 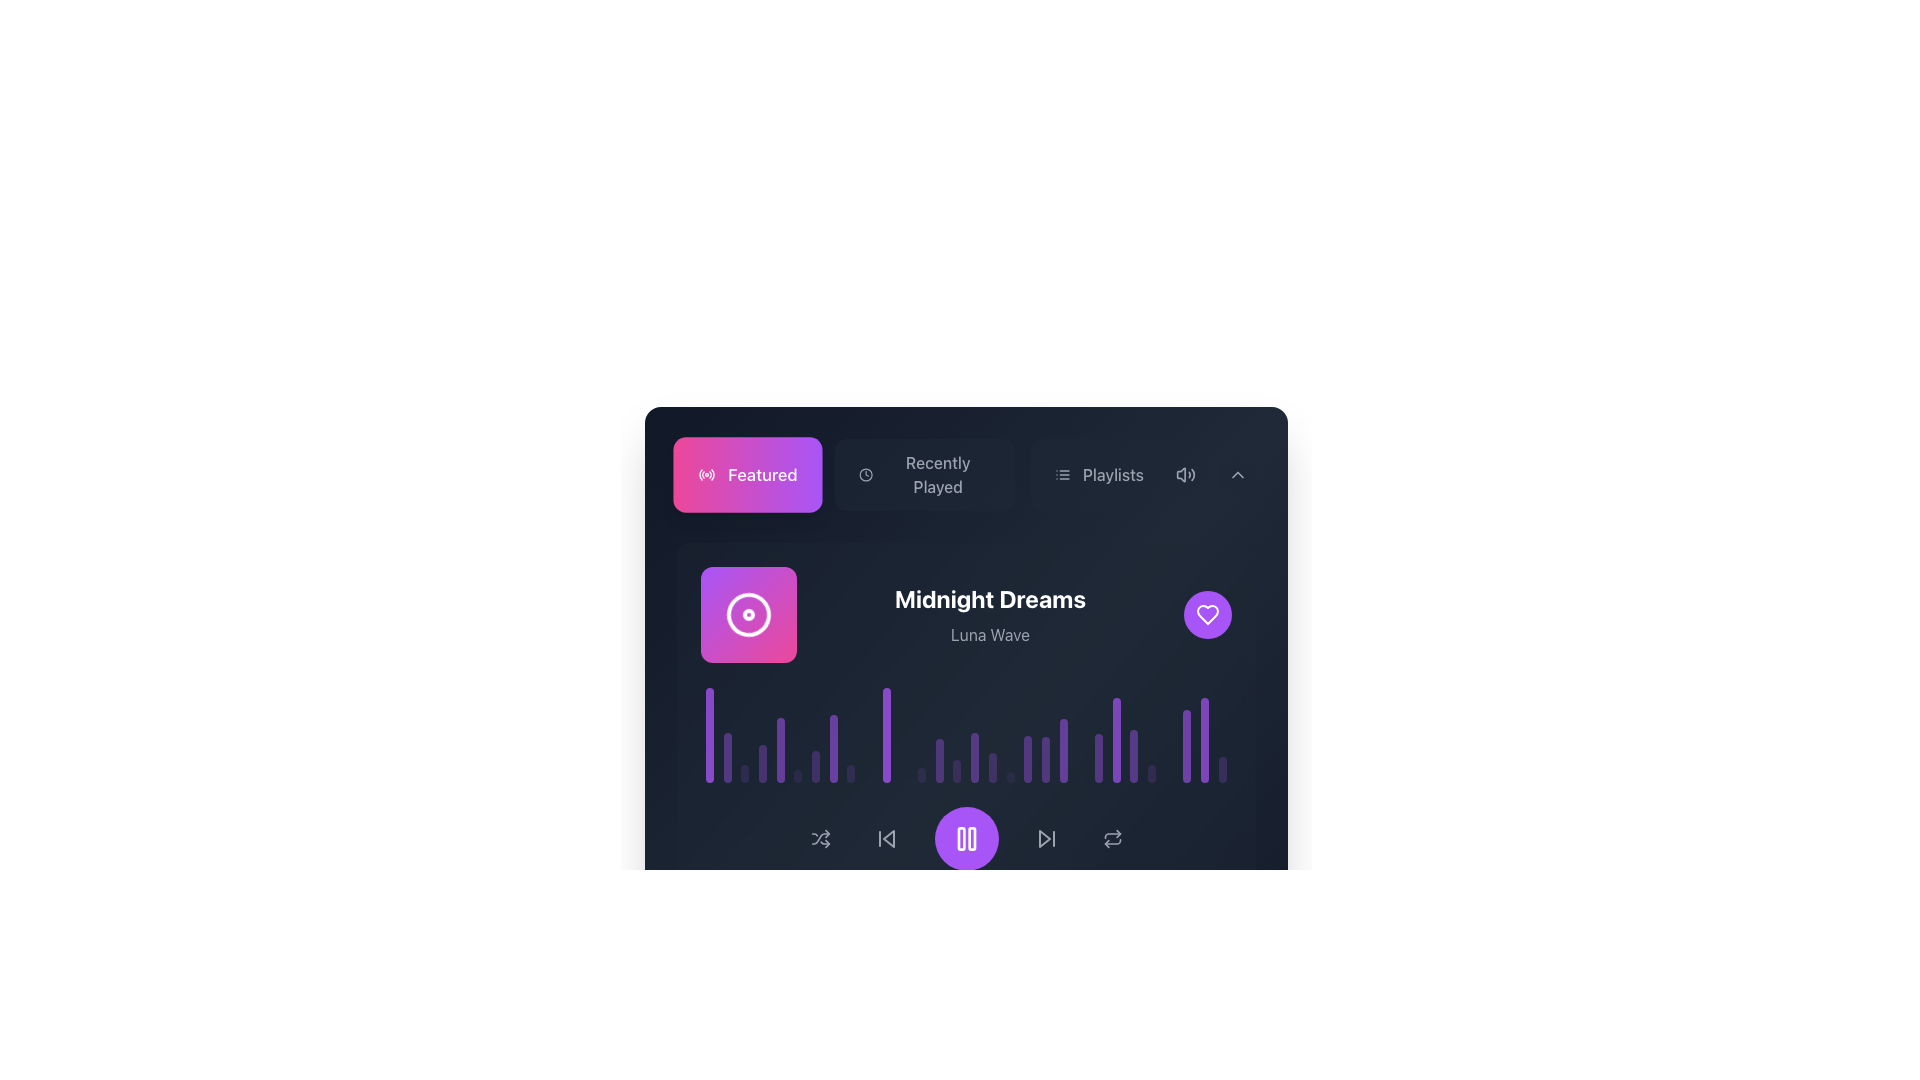 What do you see at coordinates (833, 748) in the screenshot?
I see `the 8th vertical histogram bar, which is purple with rounded tops and bottoms, located near the center of the group, situated below the music title and above the playback controls` at bounding box center [833, 748].